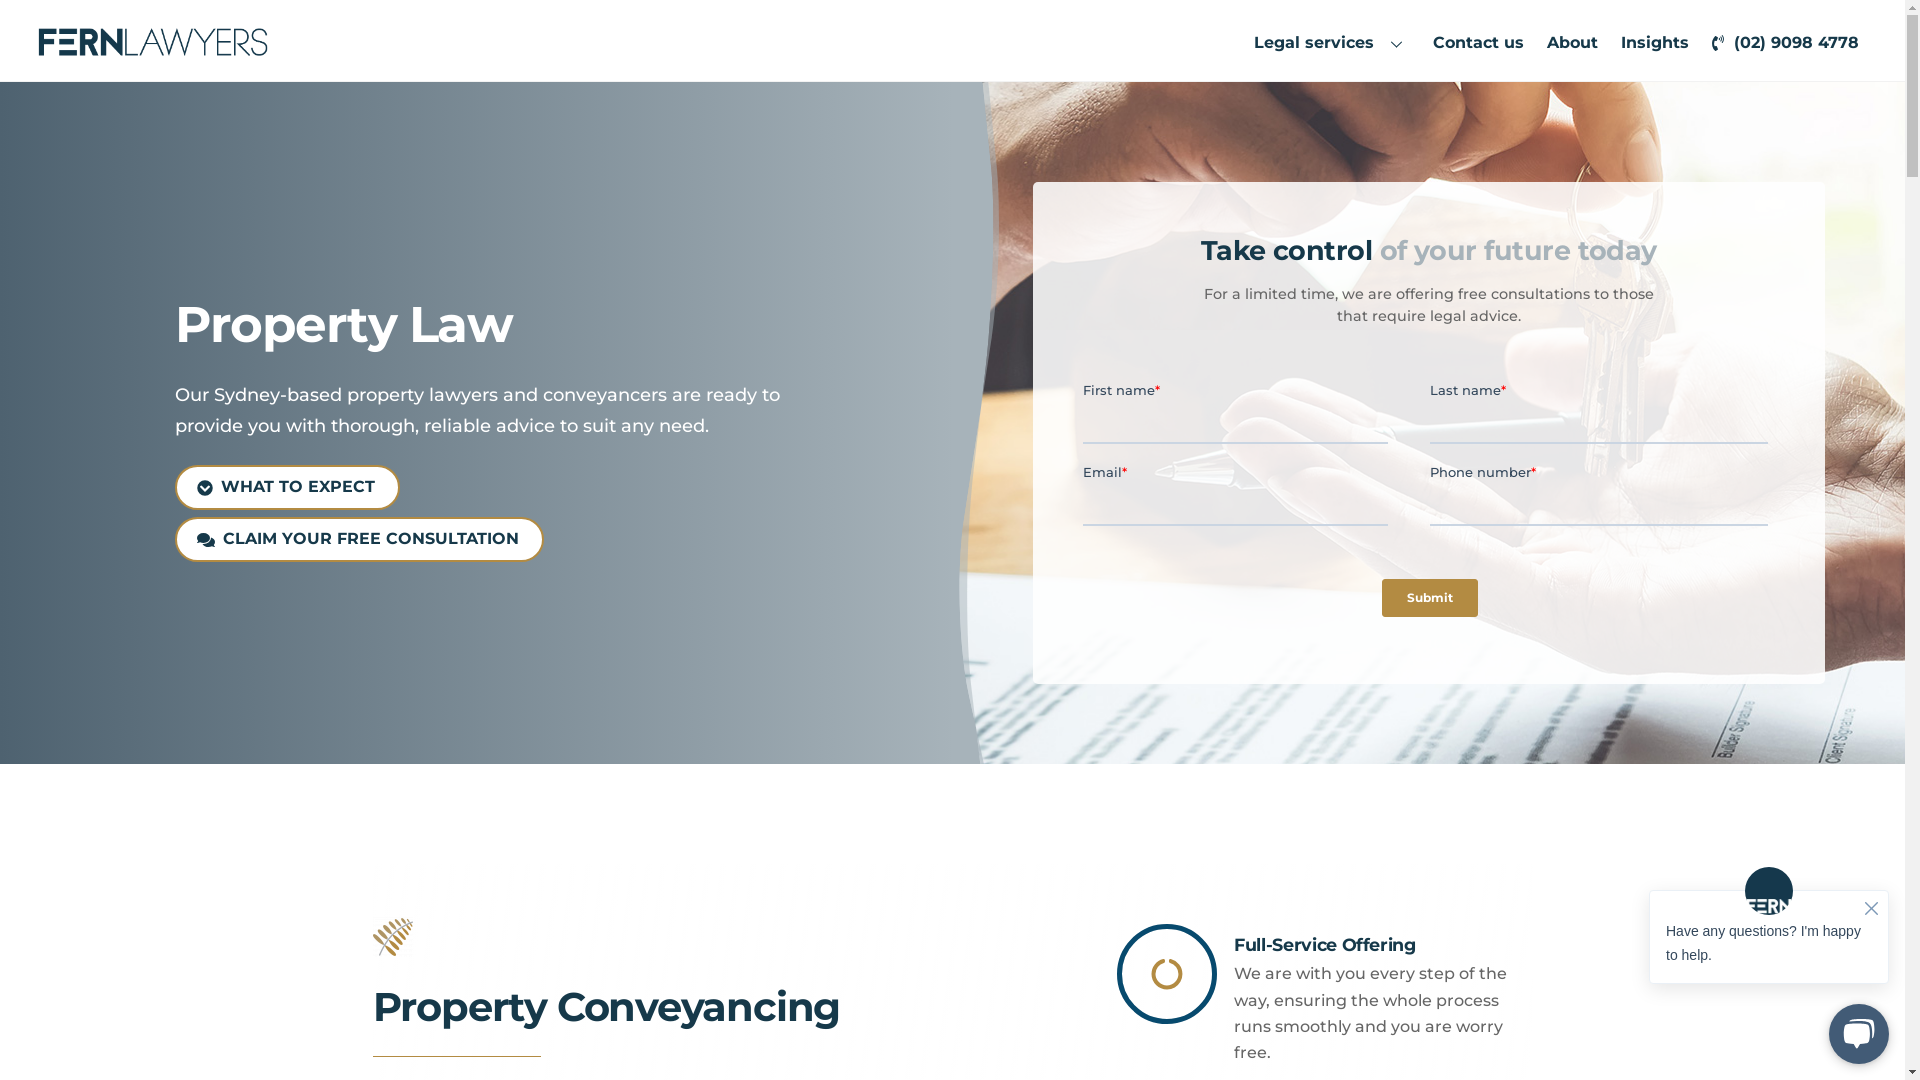 The width and height of the screenshot is (1920, 1080). What do you see at coordinates (1535, 42) in the screenshot?
I see `'About'` at bounding box center [1535, 42].